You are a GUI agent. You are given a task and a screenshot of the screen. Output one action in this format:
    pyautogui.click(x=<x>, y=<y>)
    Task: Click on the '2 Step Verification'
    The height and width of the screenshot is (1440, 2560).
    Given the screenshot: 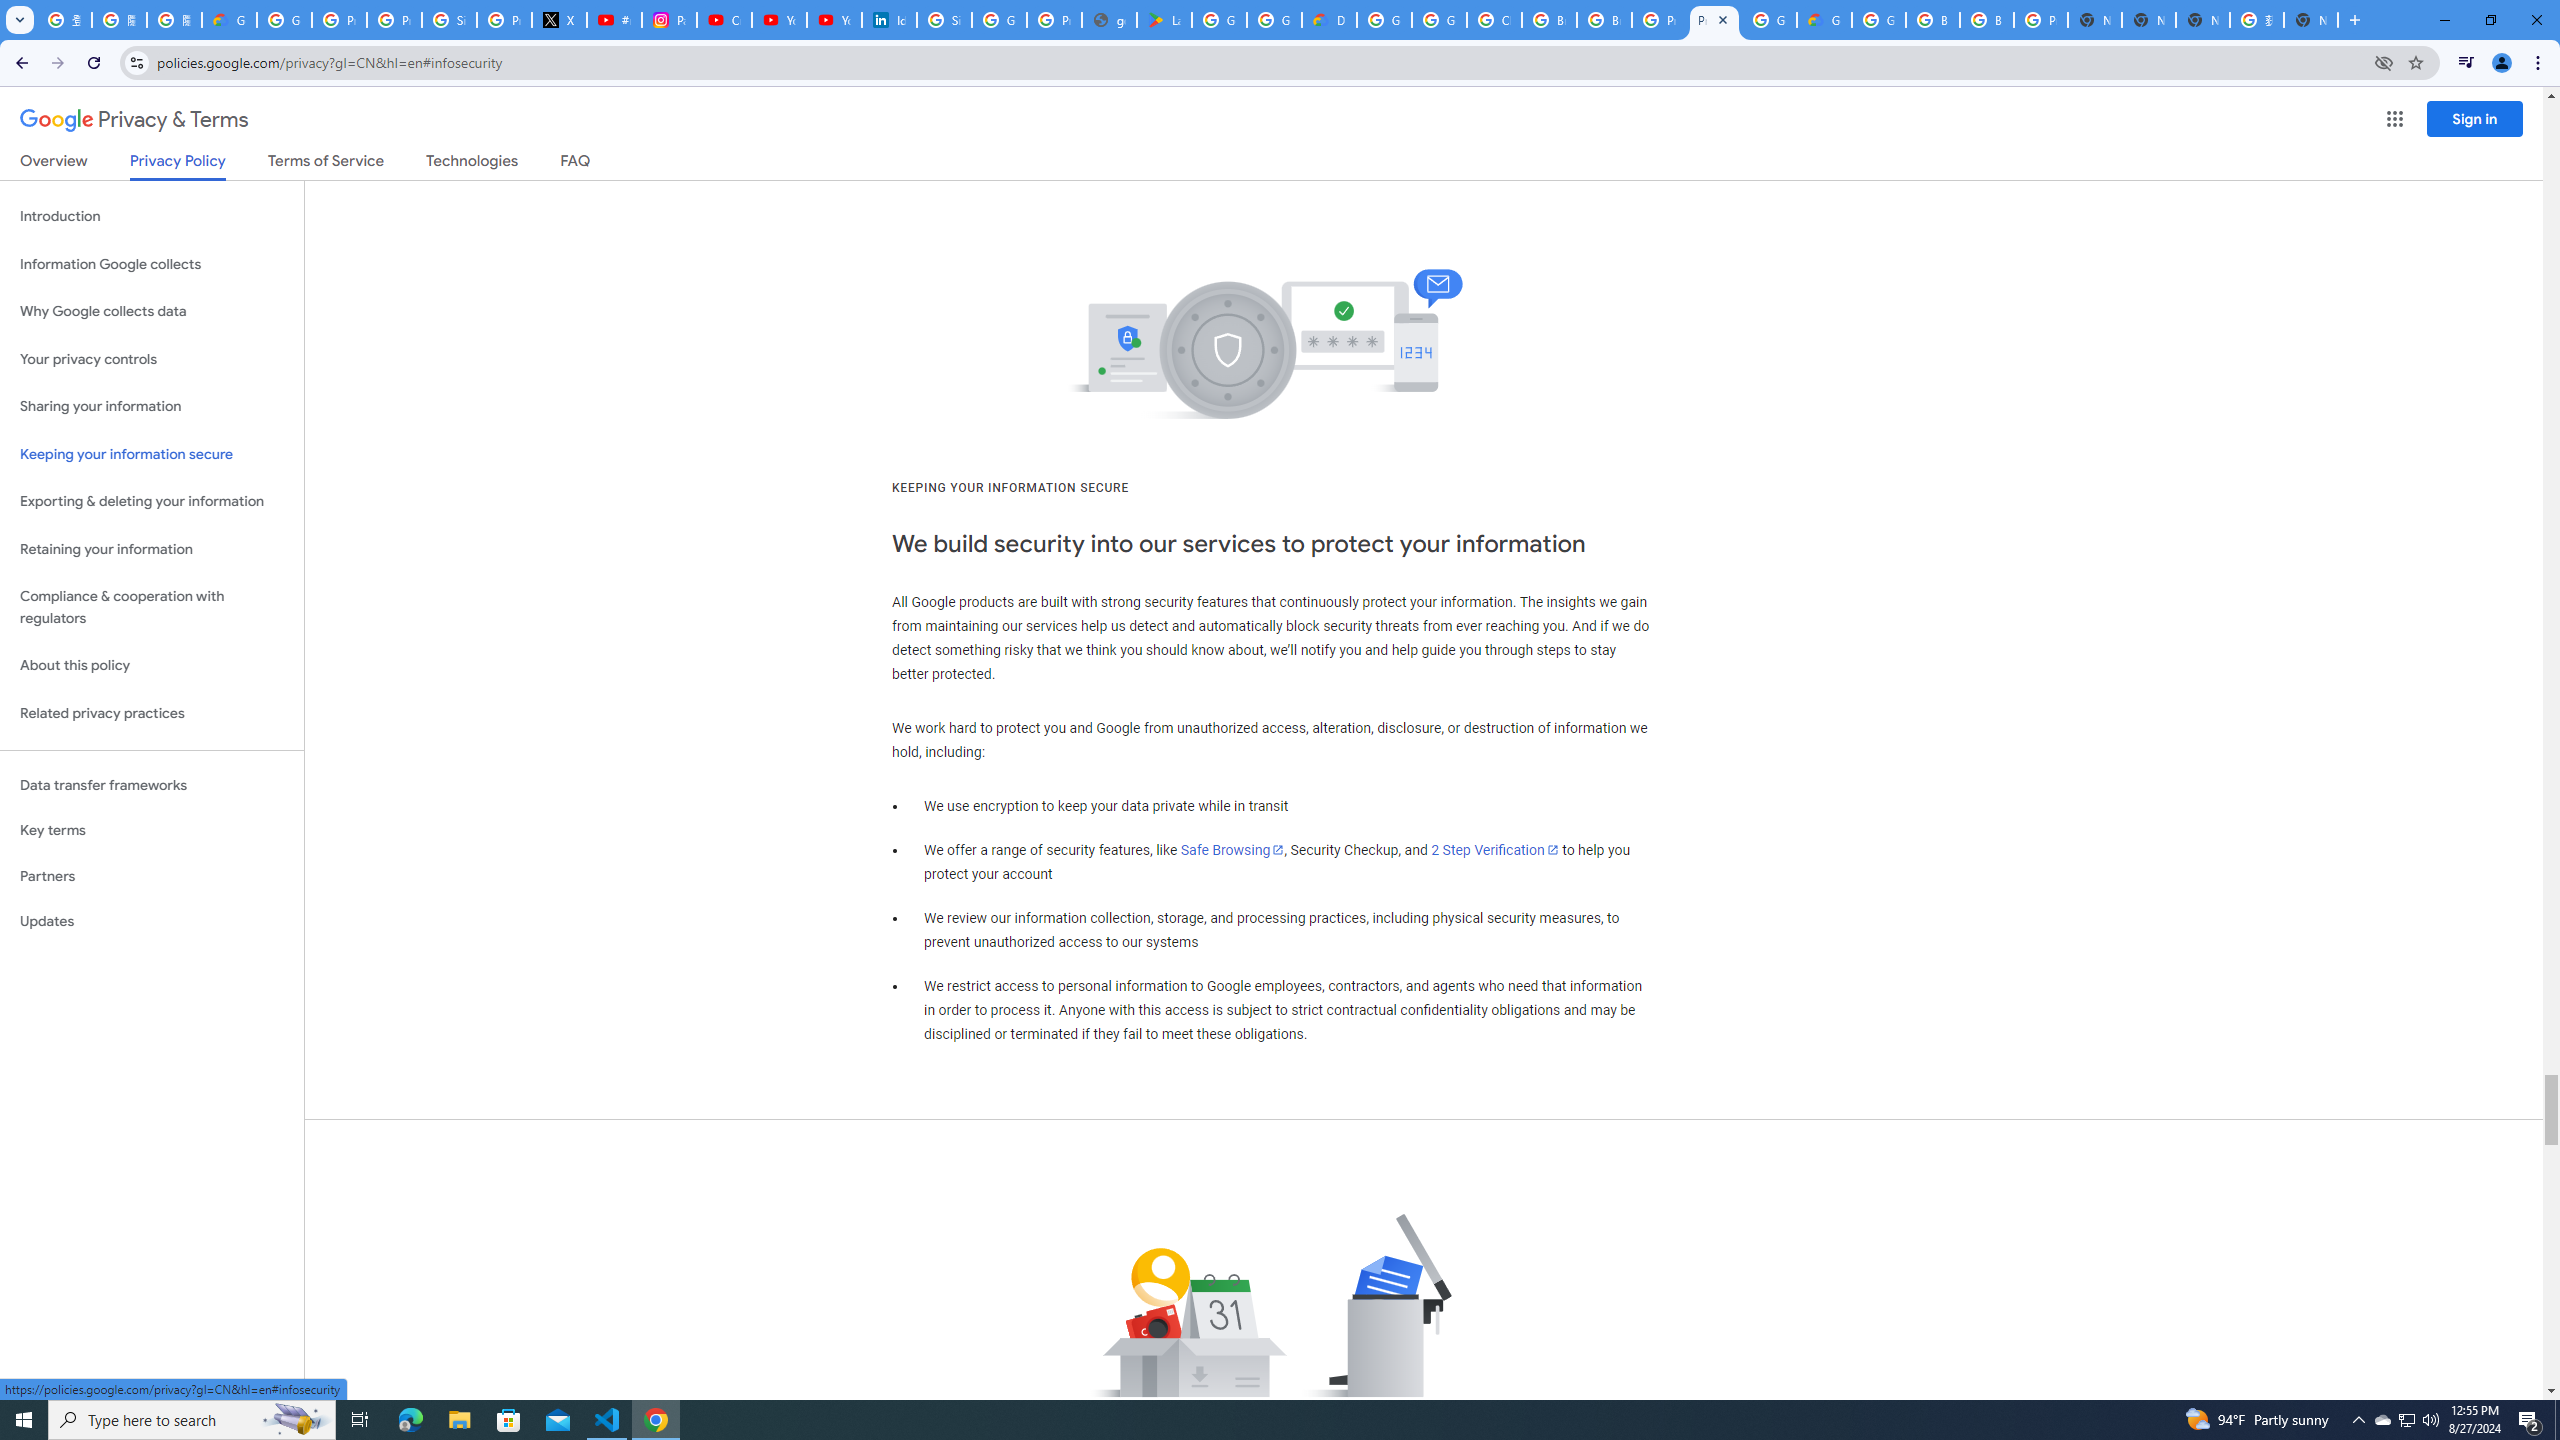 What is the action you would take?
    pyautogui.click(x=1495, y=850)
    